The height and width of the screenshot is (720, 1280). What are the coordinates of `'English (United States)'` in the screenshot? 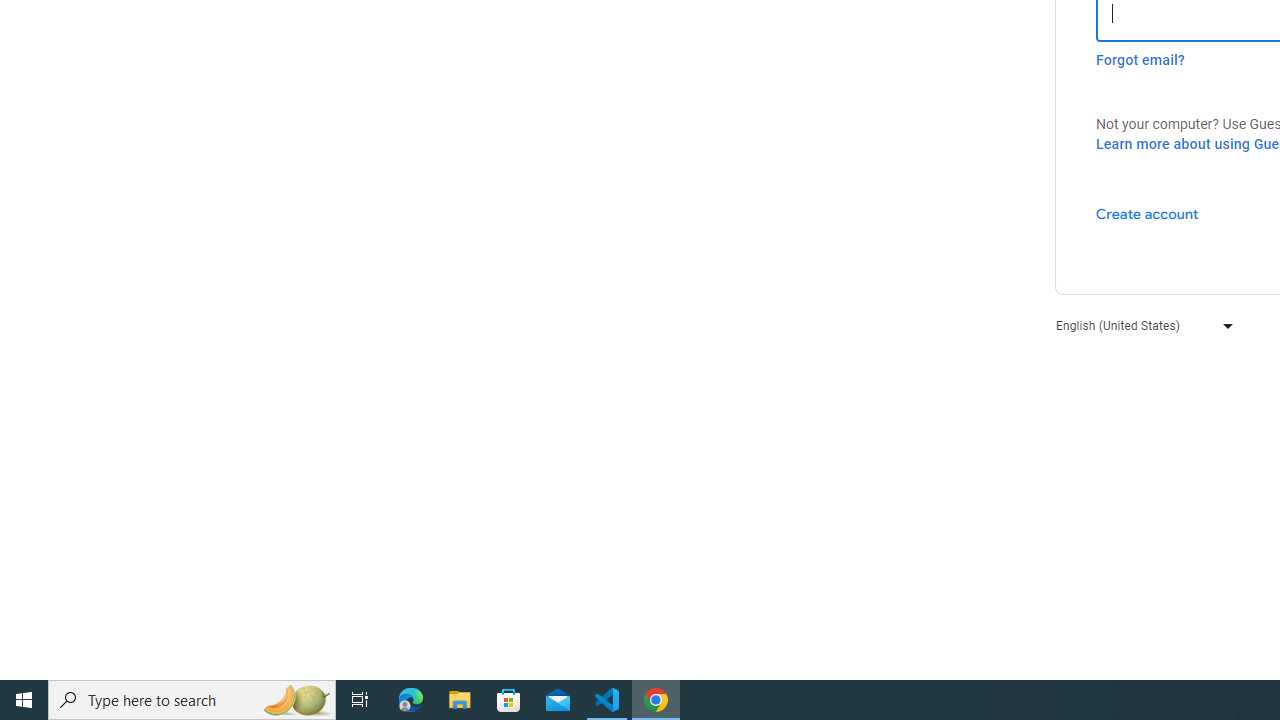 It's located at (1139, 324).